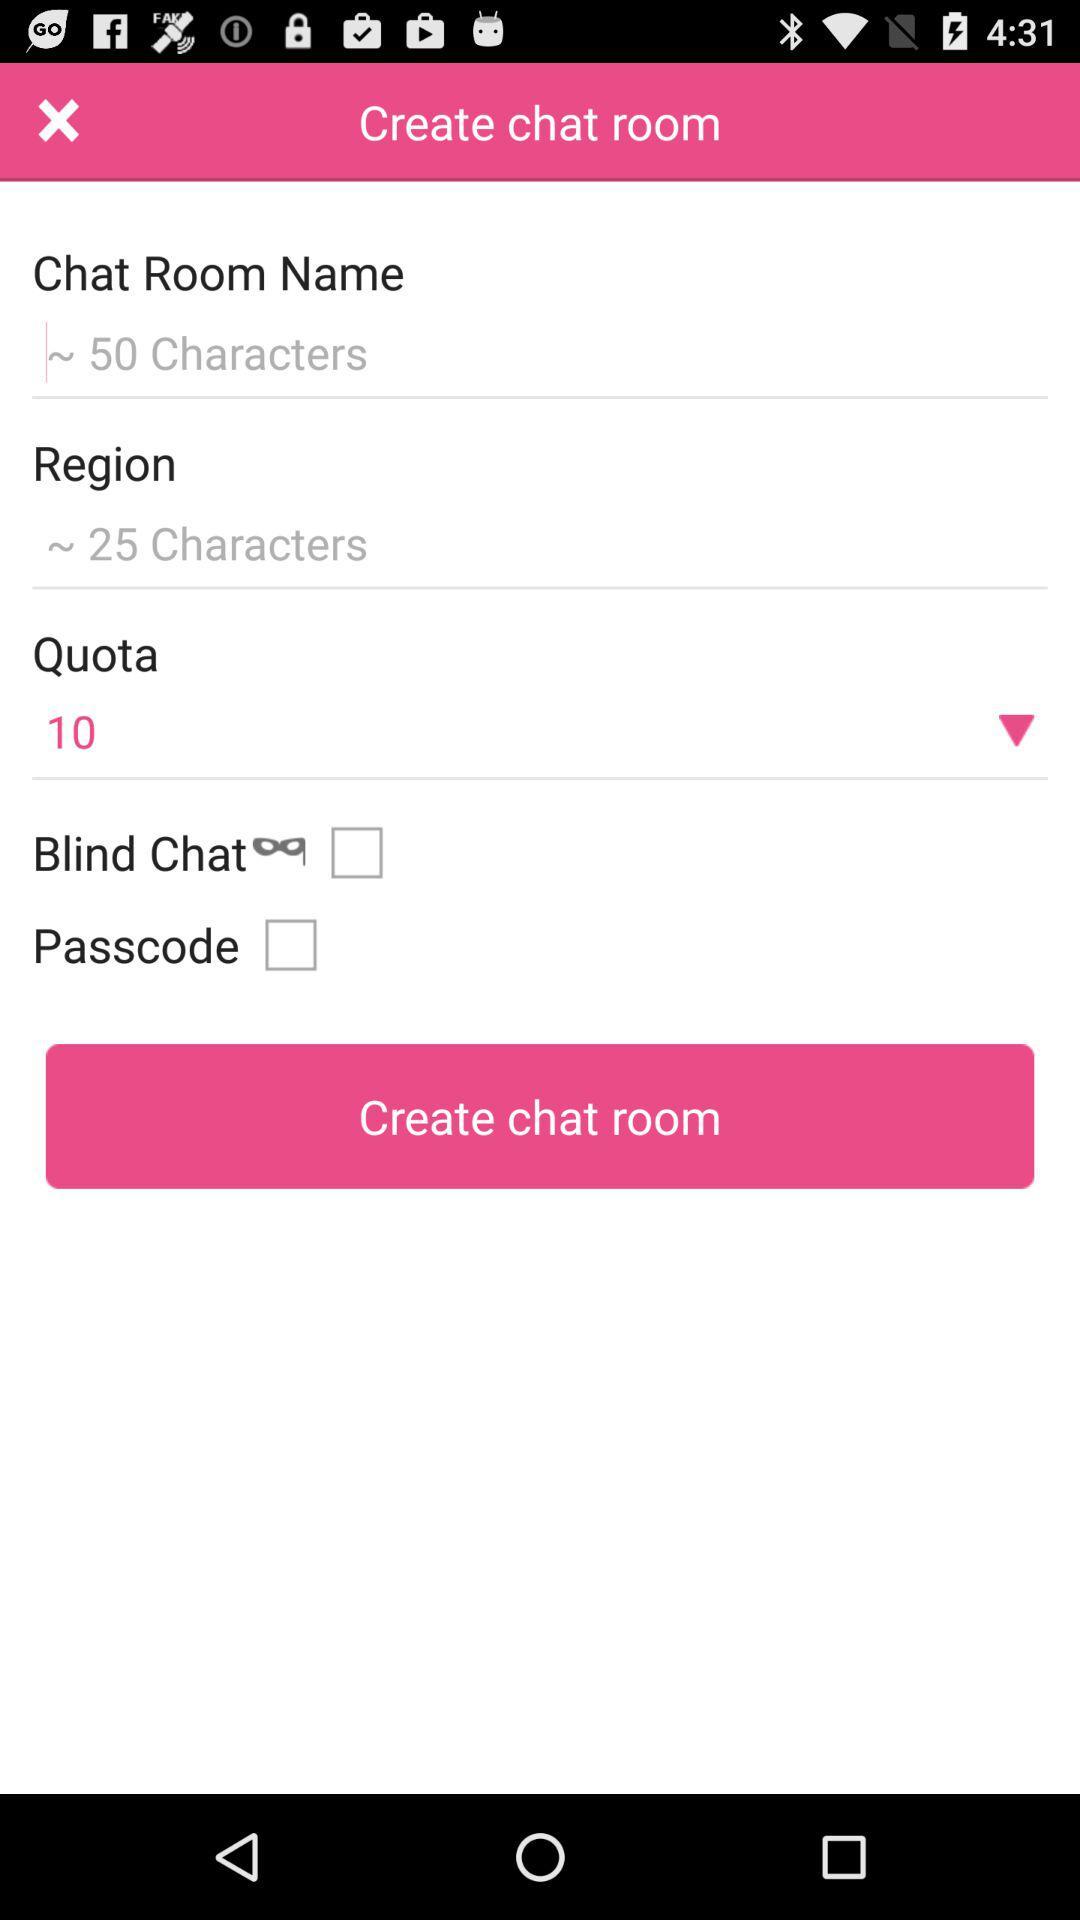 This screenshot has width=1080, height=1920. I want to click on type chat room name, so click(540, 349).